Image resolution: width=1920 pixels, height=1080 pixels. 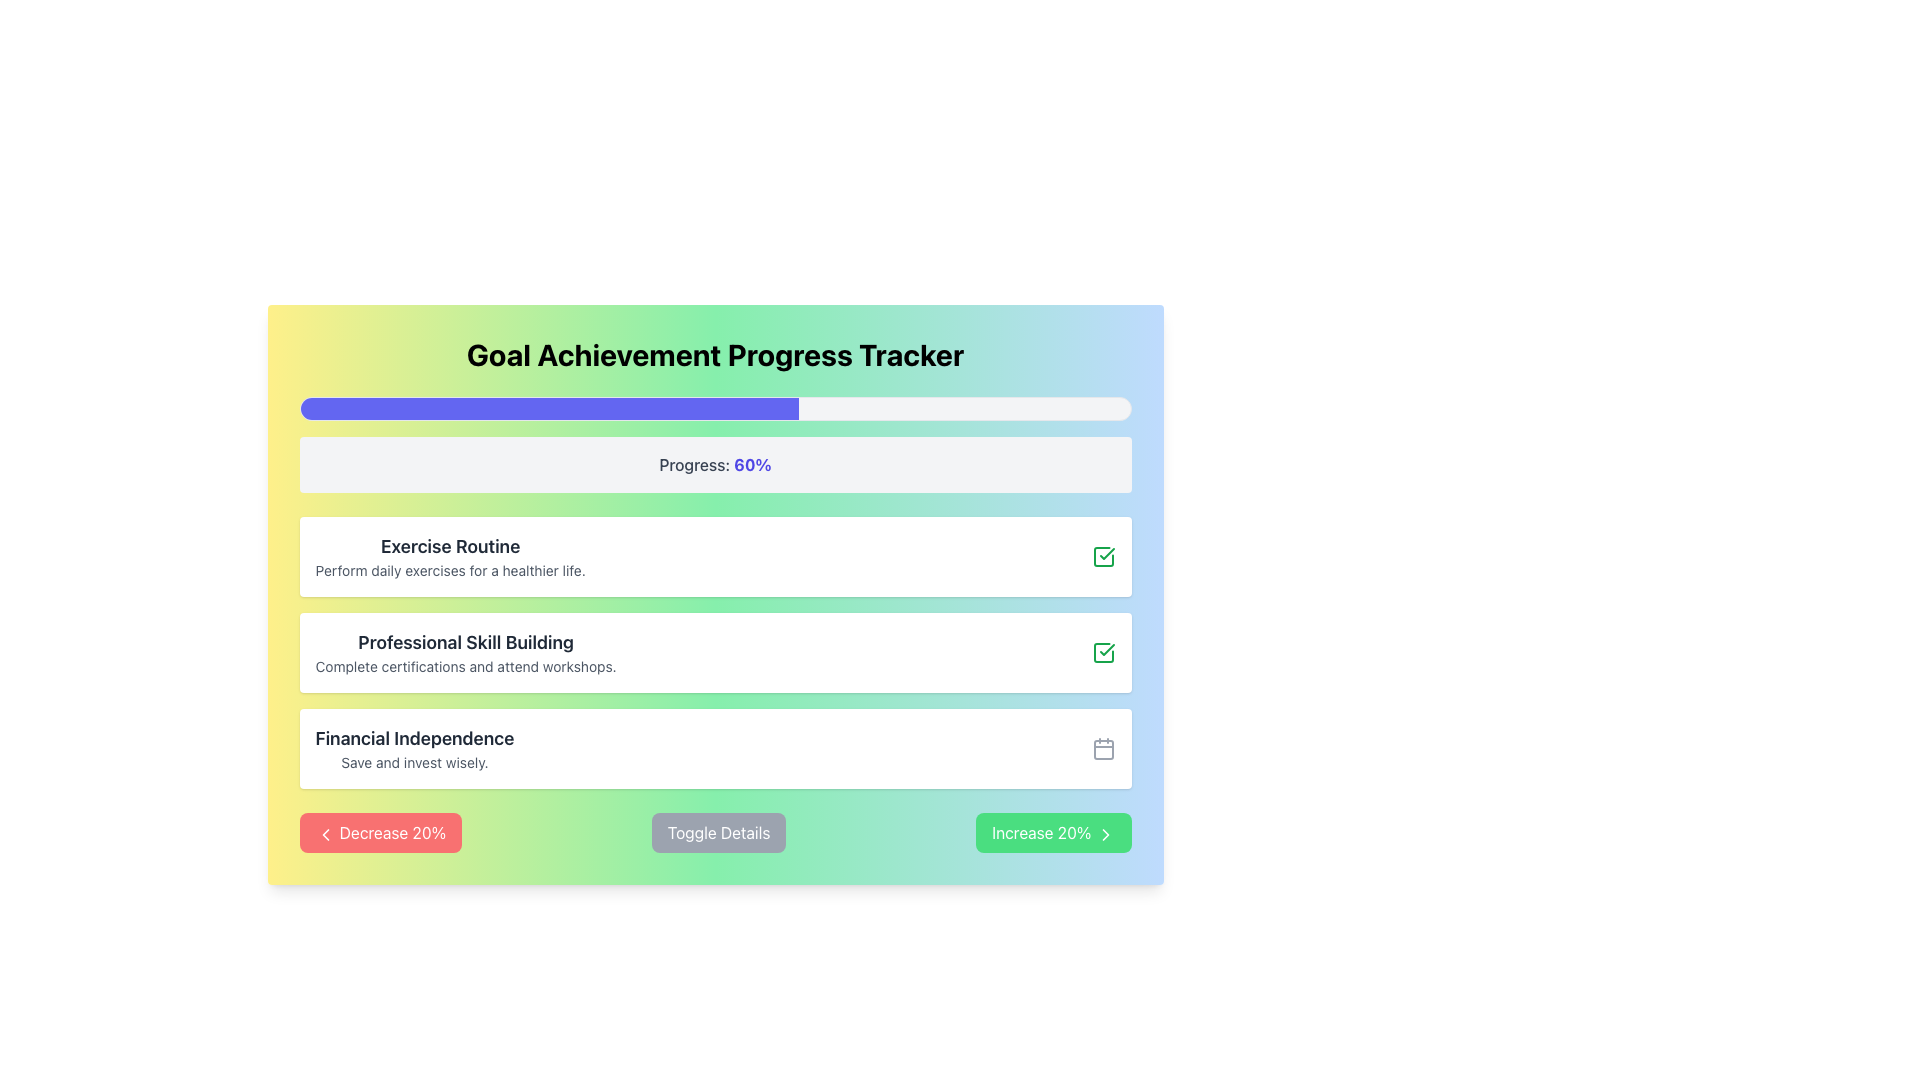 What do you see at coordinates (1102, 652) in the screenshot?
I see `the graphical icon with a rectangular shape and rounded corners, which is part of a checkbox with a checkmark located to the right of the 'Exercise Routine' text block` at bounding box center [1102, 652].